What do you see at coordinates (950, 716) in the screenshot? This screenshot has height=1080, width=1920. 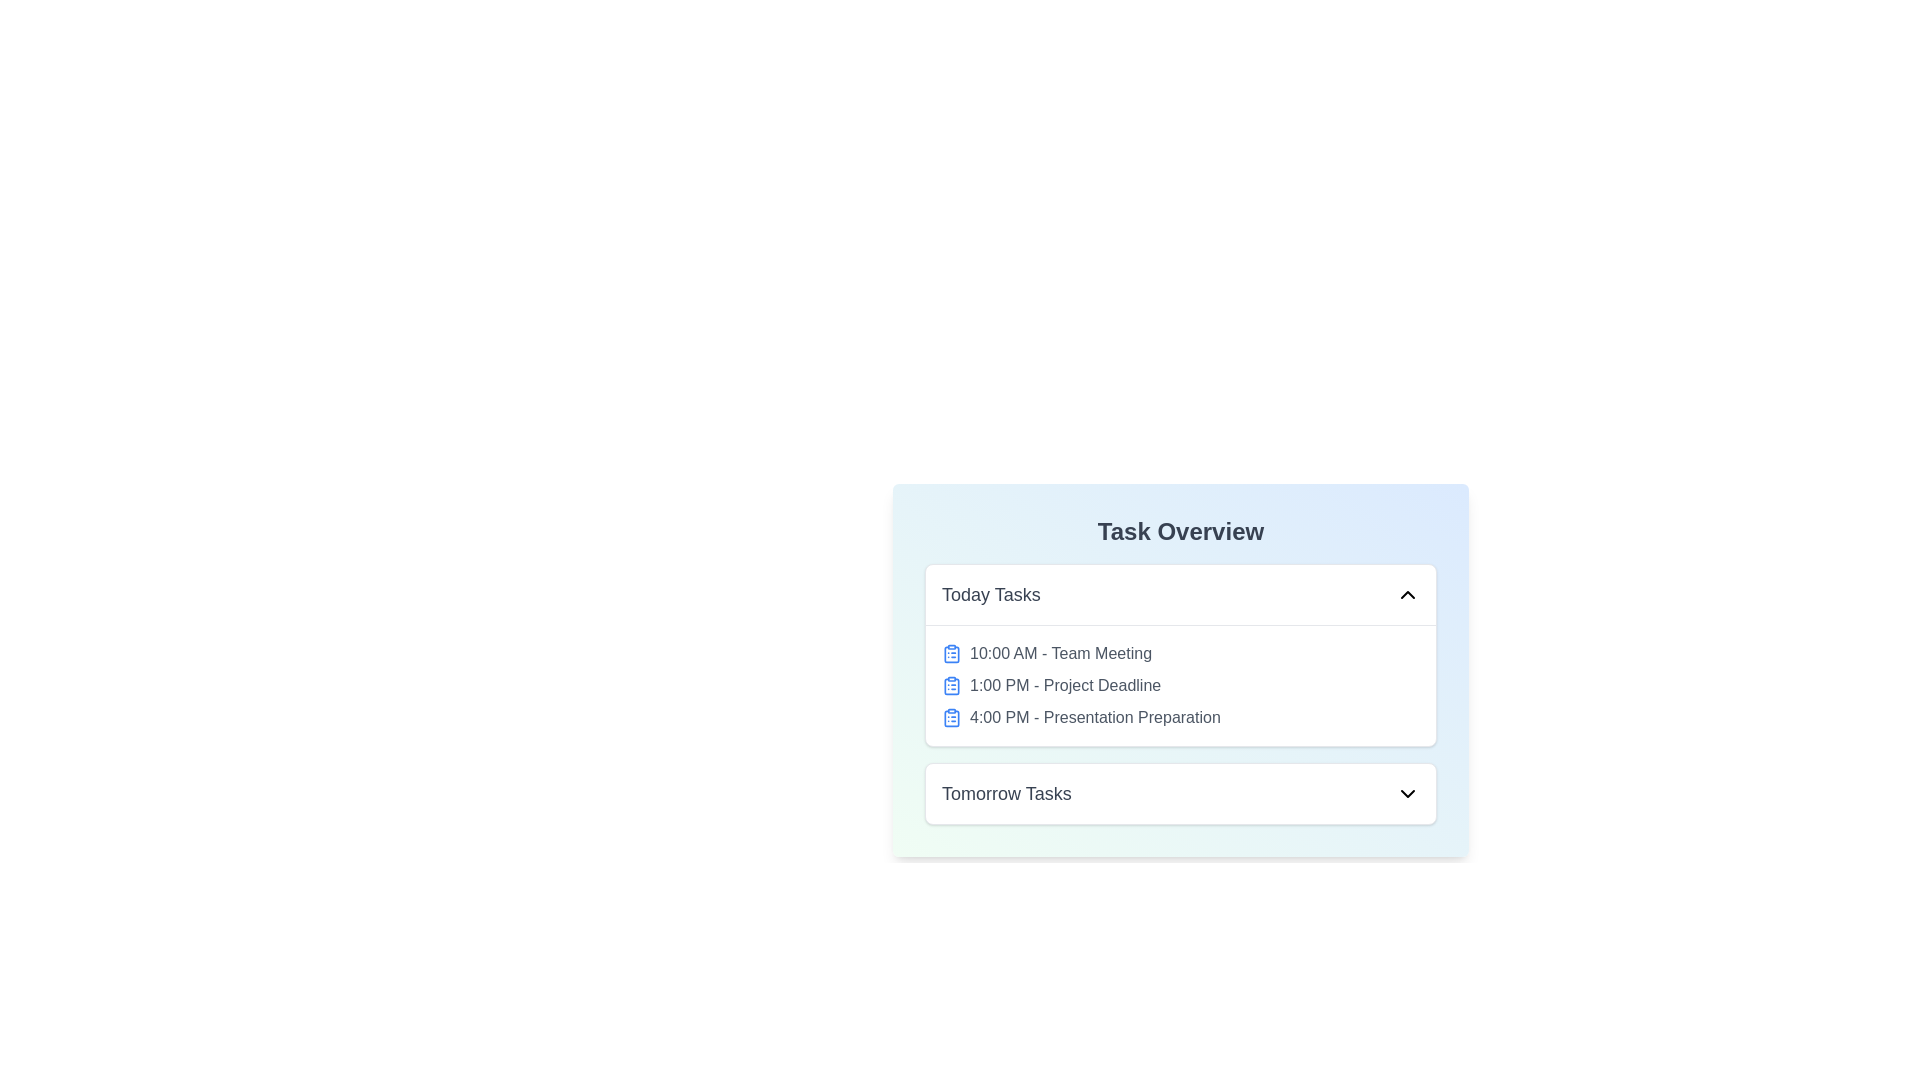 I see `the icon associated with the task '4:00 PM - Presentation Preparation'` at bounding box center [950, 716].